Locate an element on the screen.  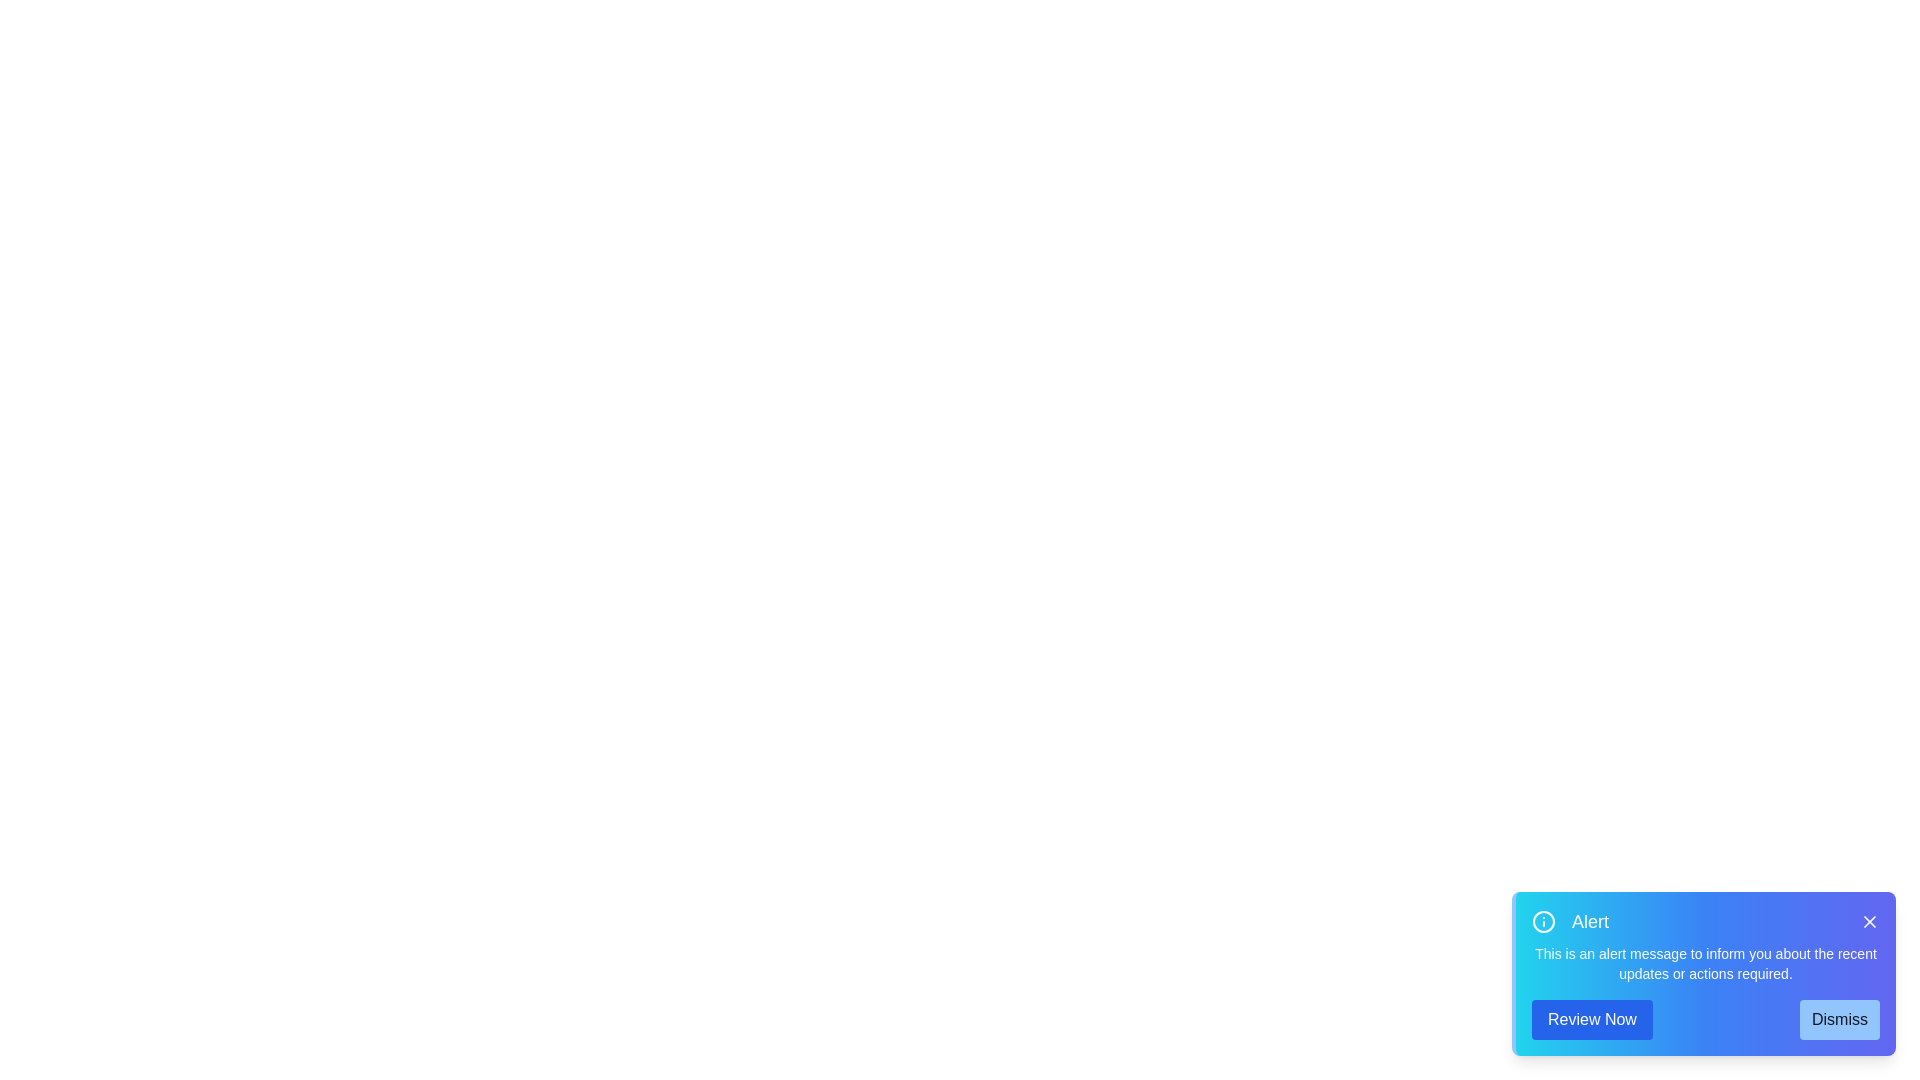
the 'Review Now' button to trigger the review action is located at coordinates (1591, 1019).